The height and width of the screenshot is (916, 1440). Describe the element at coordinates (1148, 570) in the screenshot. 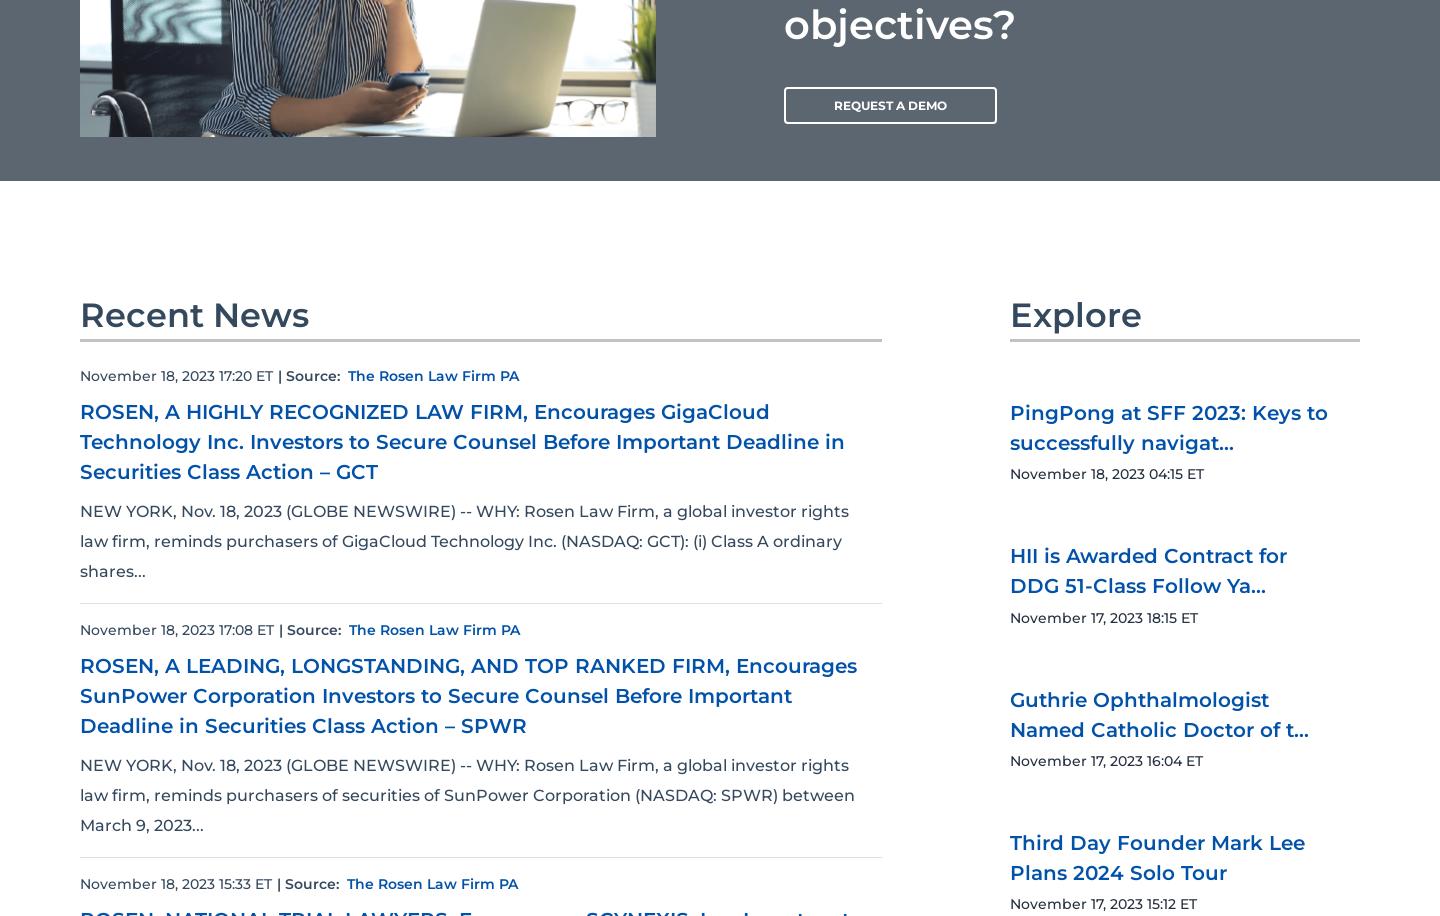

I see `'HII is Awarded Contract for DDG 51-Class Follow Ya...'` at that location.